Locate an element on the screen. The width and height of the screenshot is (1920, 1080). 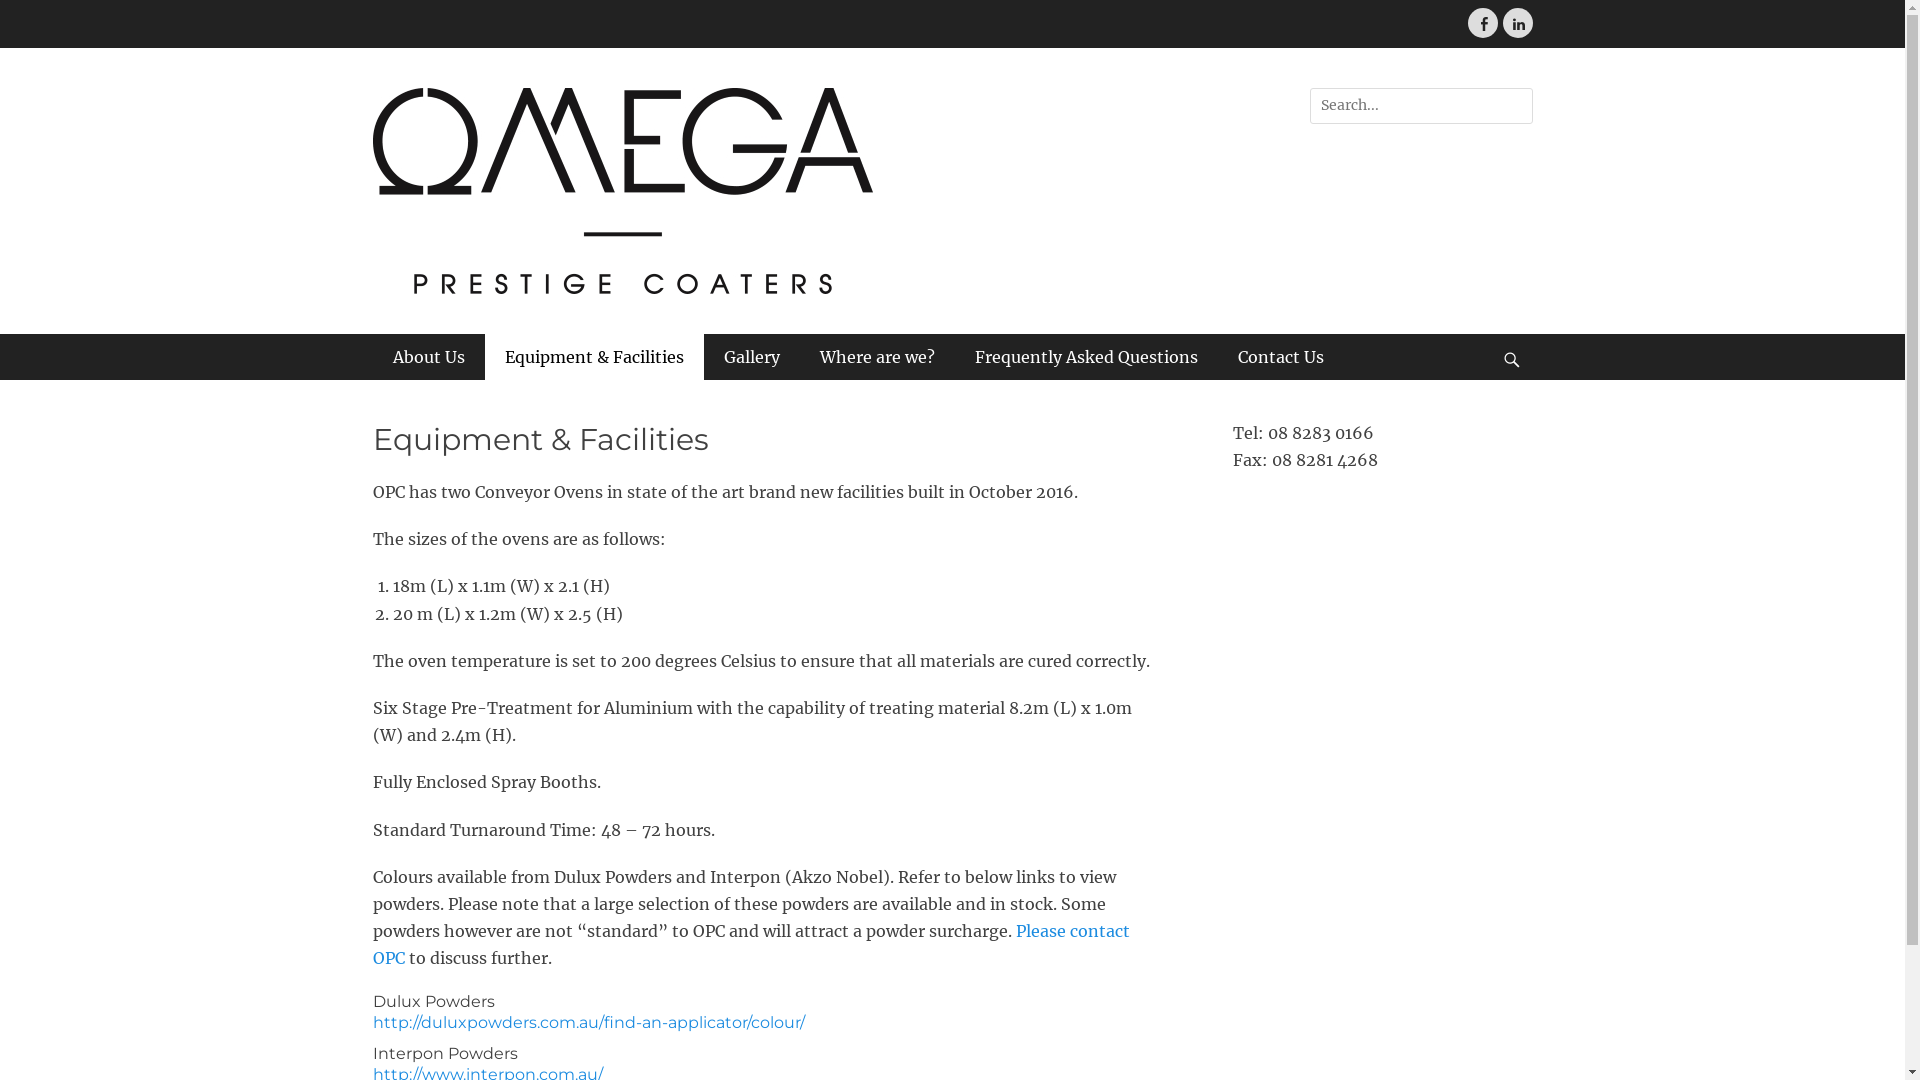
'Where are we?' is located at coordinates (877, 356).